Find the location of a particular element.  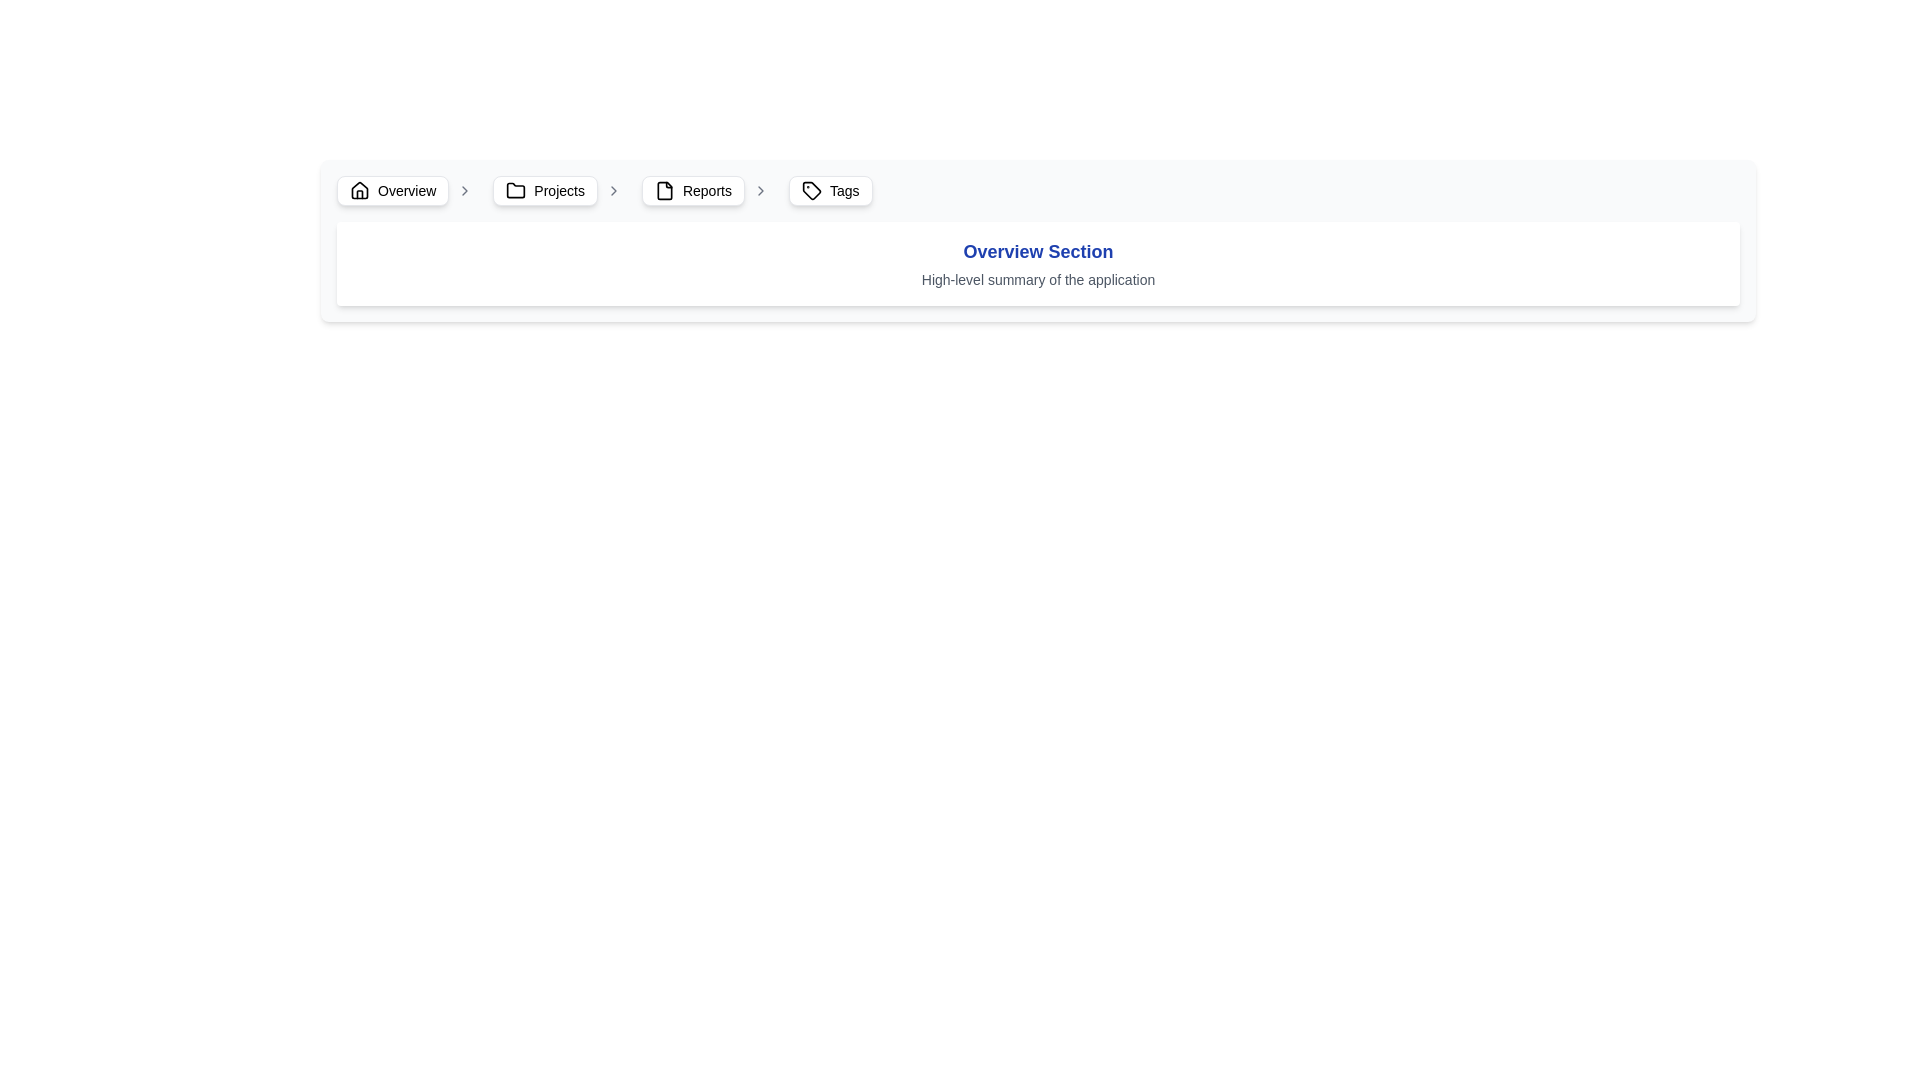

the 'Overview' text label in the breadcrumb navigation header, which is styled with a standard sans-serif font and positioned to the right of a house-shaped icon is located at coordinates (406, 191).